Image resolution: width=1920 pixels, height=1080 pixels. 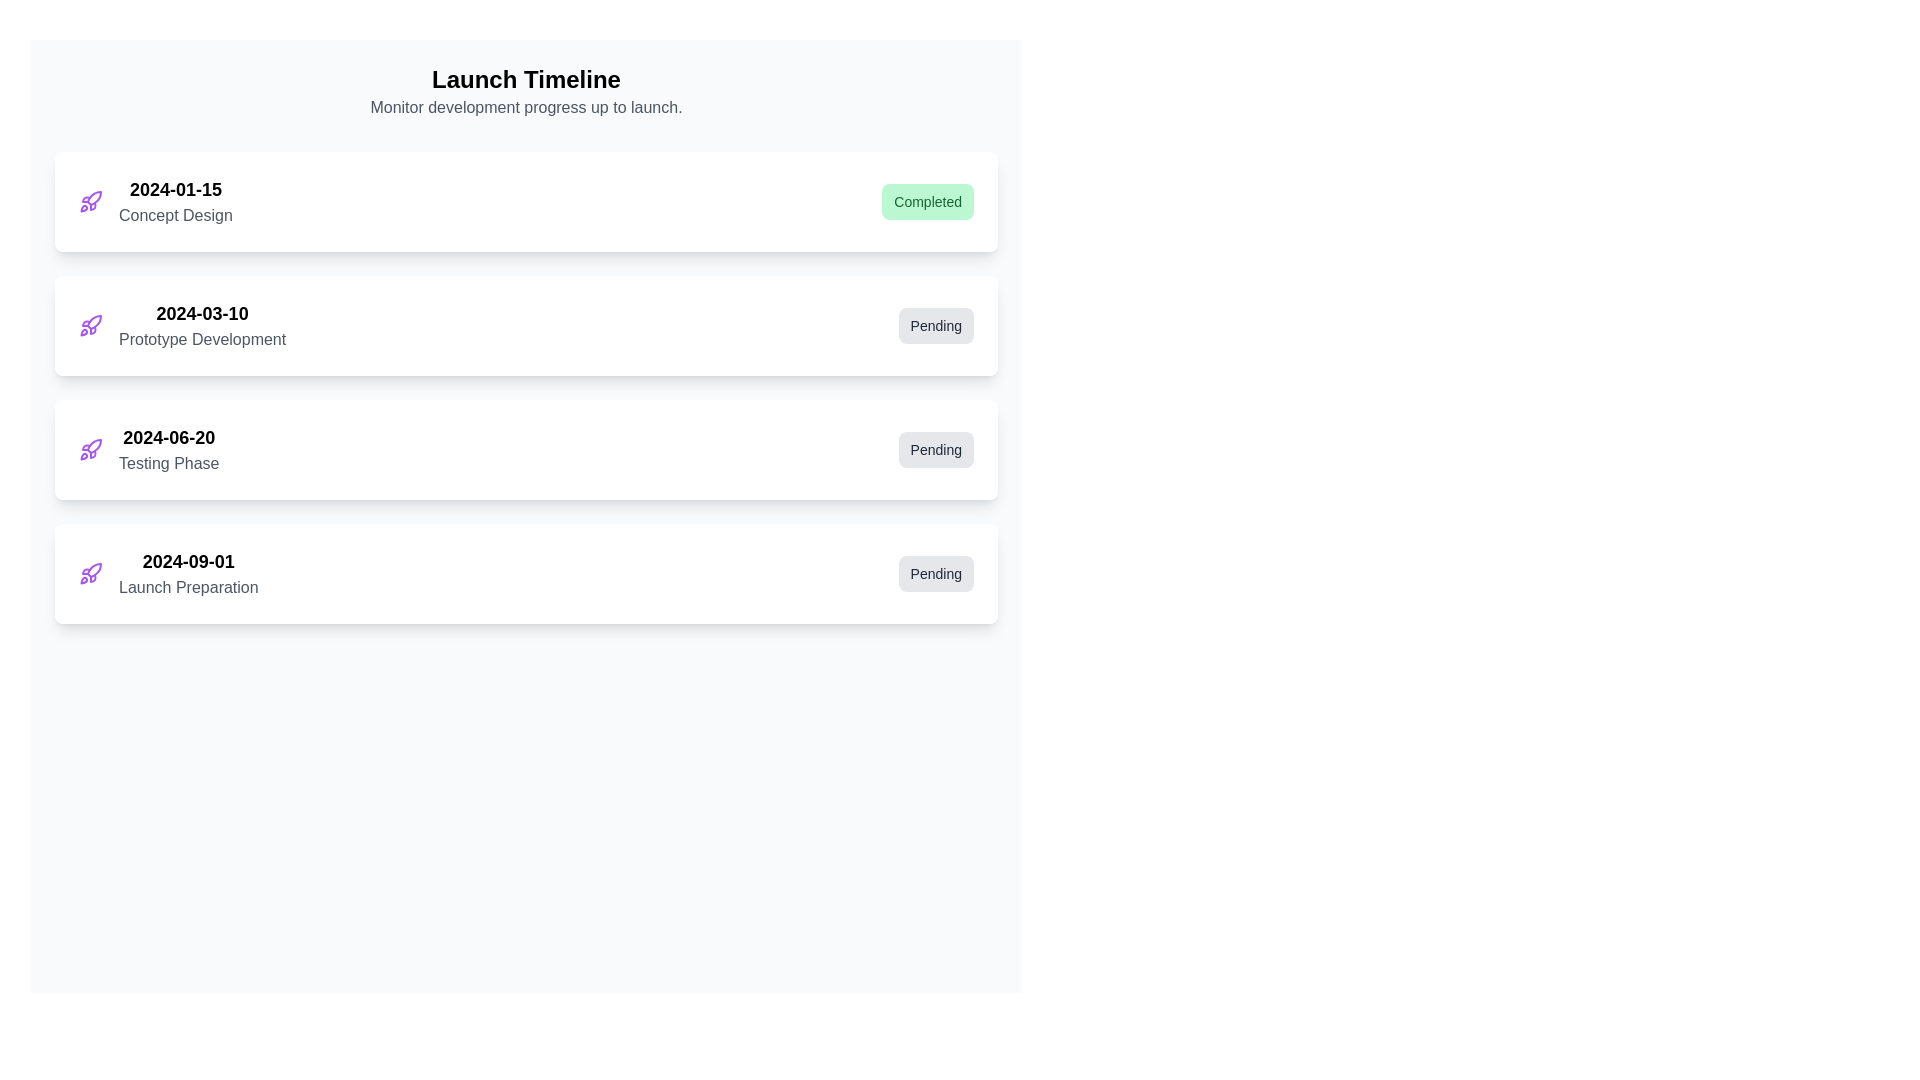 What do you see at coordinates (202, 313) in the screenshot?
I see `displayed date '2024-03-10' from the bolded text label within the timeline interface of the 'Prototype Development' card` at bounding box center [202, 313].